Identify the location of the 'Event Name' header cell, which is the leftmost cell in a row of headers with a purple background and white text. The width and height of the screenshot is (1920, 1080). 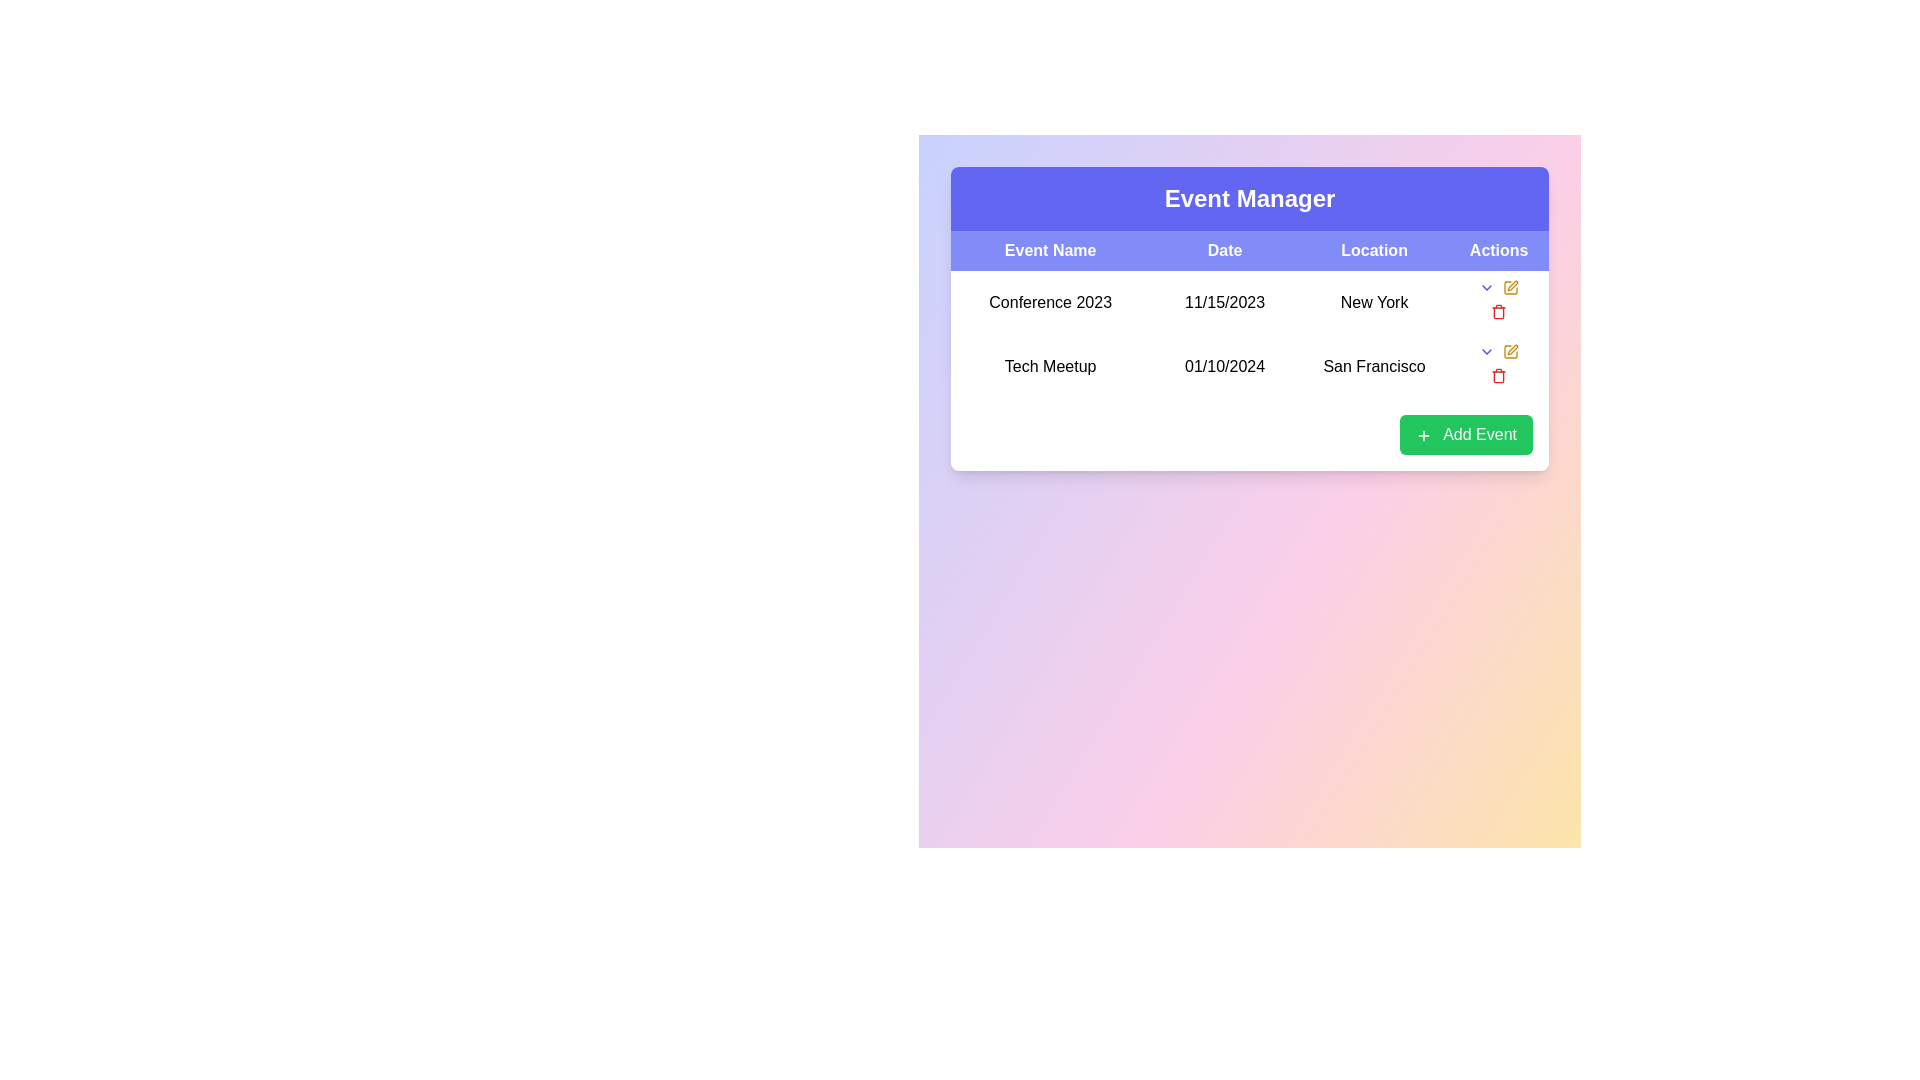
(1049, 249).